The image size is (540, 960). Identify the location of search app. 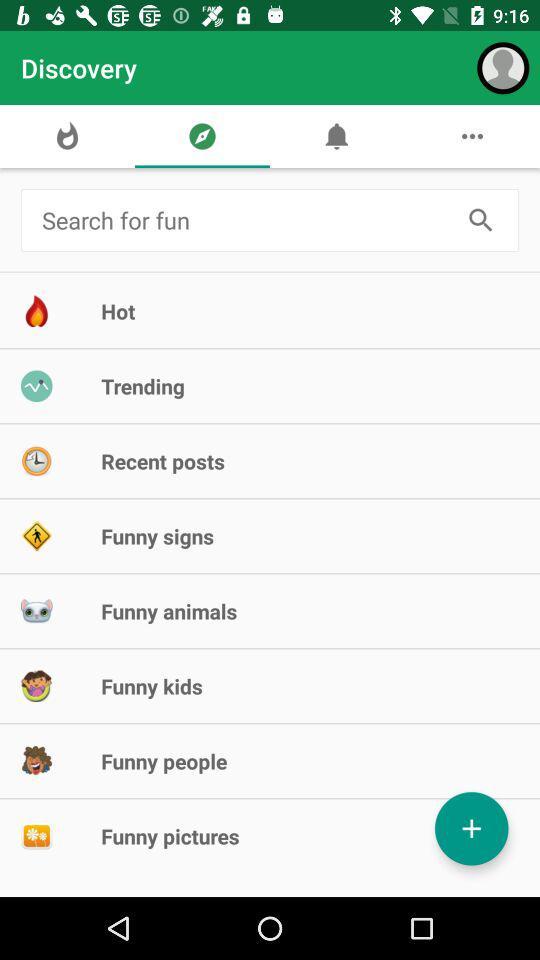
(480, 220).